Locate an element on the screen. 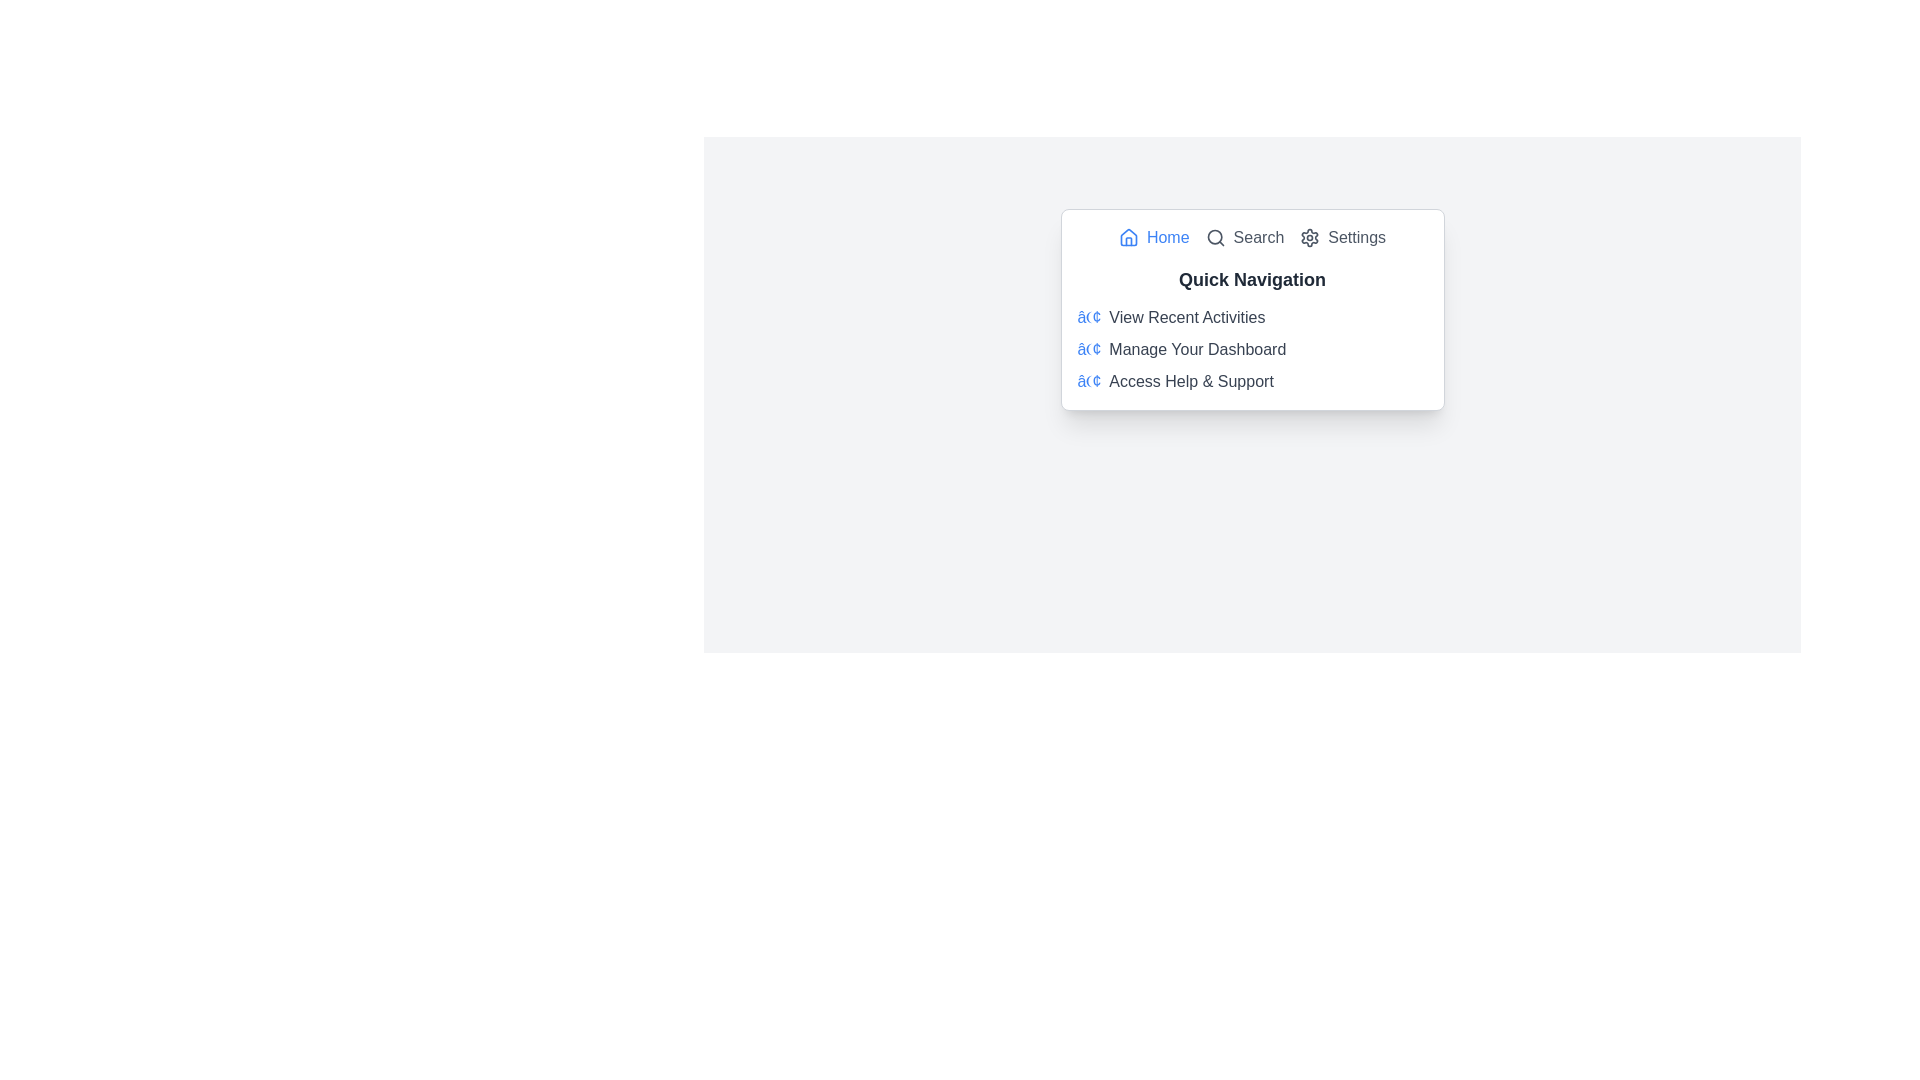 This screenshot has width=1920, height=1080. the blue text element labeled 'Home' in the top-left section of the dropdown menu is located at coordinates (1168, 237).